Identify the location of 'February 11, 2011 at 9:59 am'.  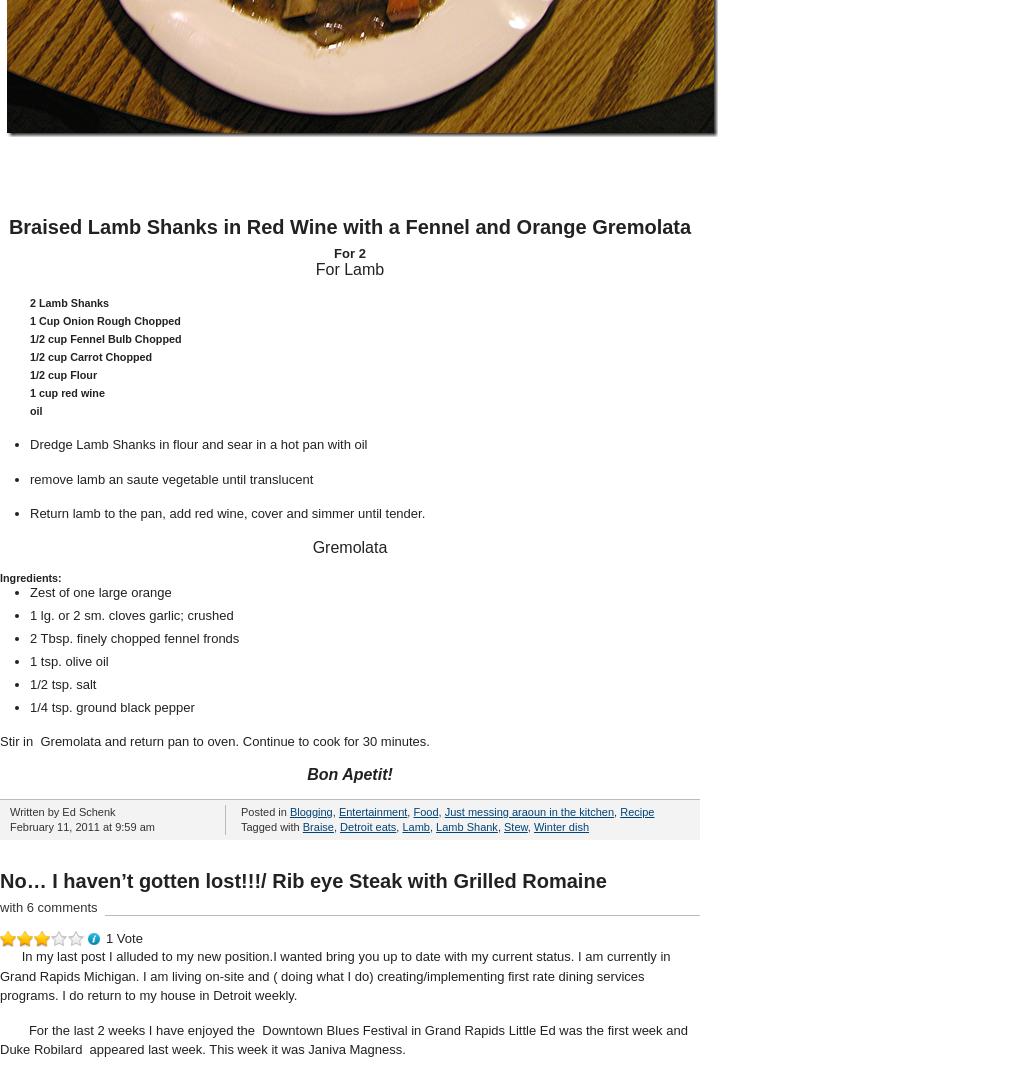
(81, 827).